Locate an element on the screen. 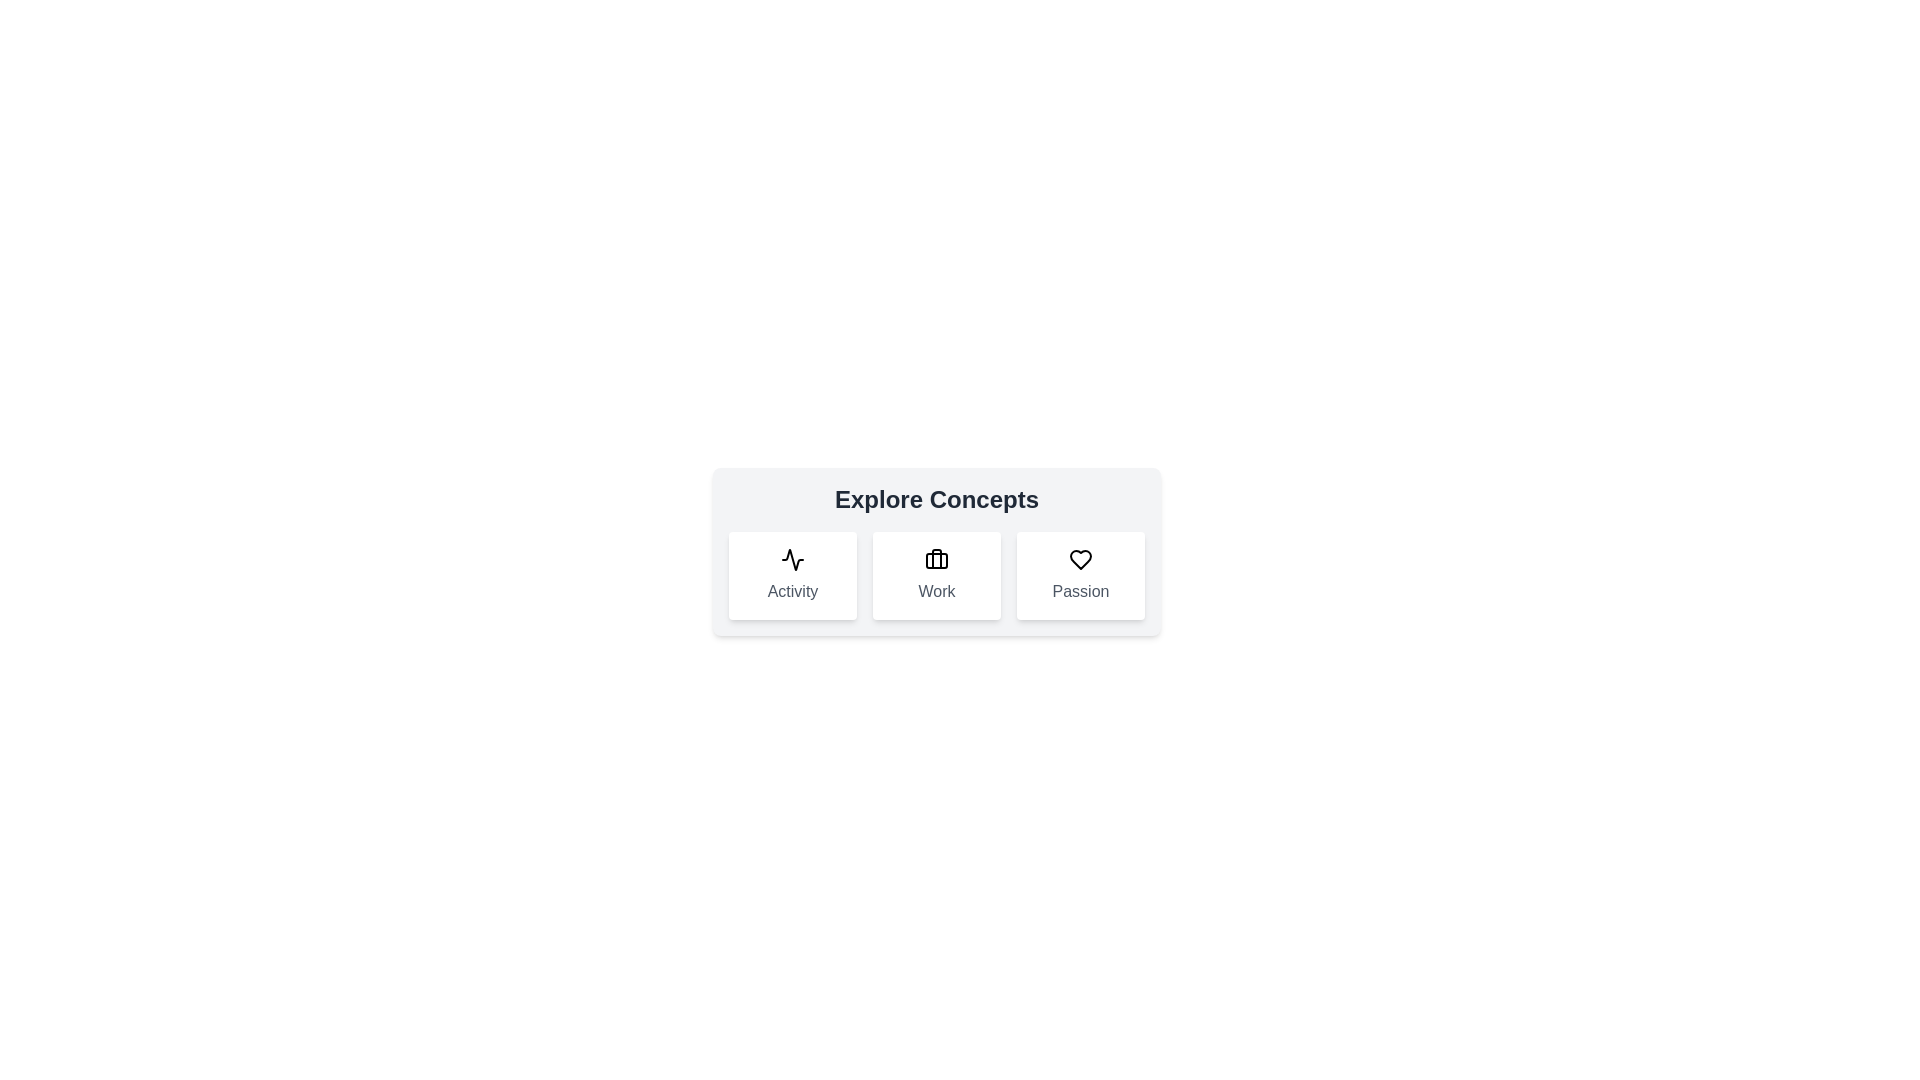  the briefcase SVG icon located in the middle section under the heading 'Explore Concepts' is located at coordinates (935, 559).